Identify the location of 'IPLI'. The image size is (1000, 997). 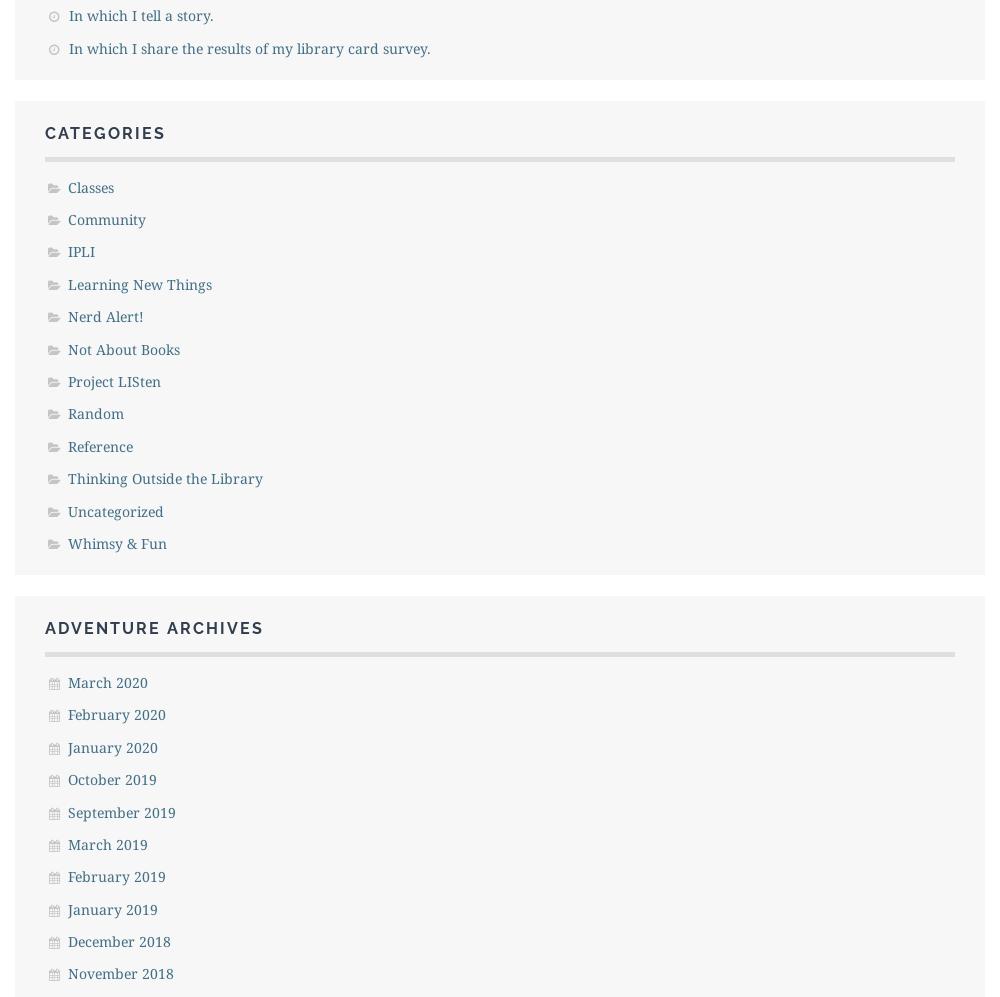
(80, 250).